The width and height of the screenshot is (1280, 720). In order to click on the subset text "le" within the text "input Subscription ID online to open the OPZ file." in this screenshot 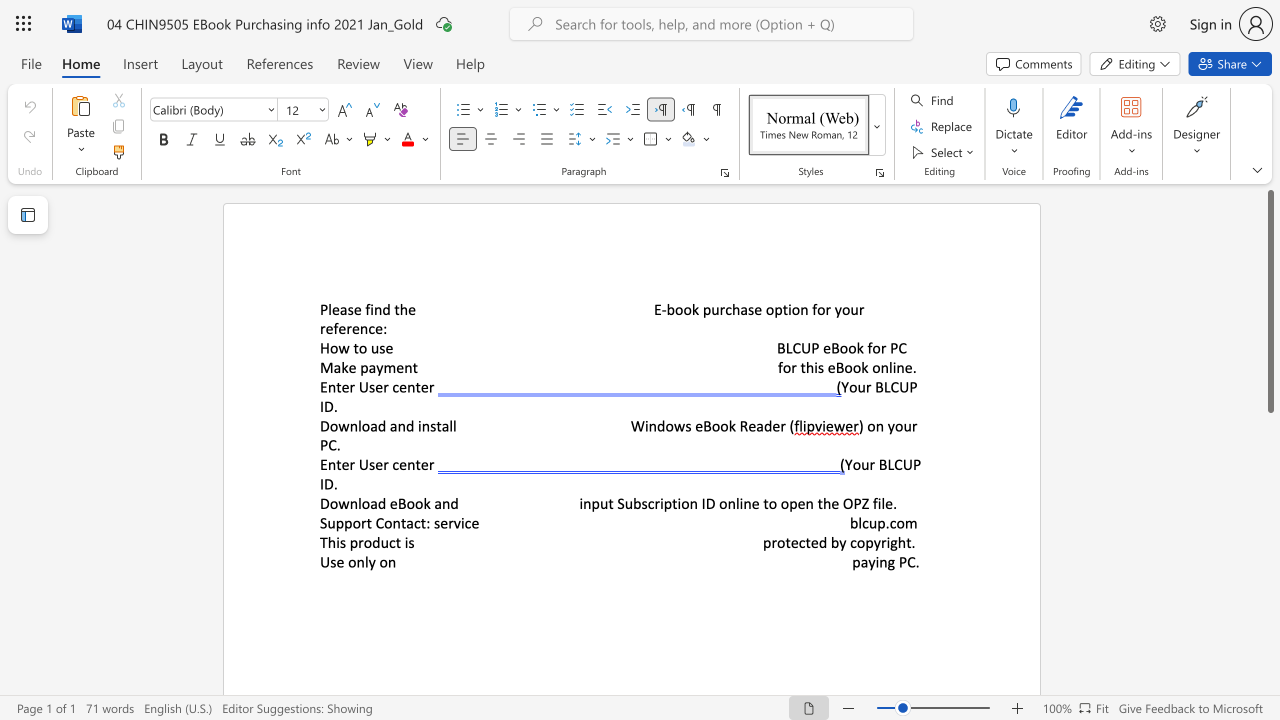, I will do `click(880, 502)`.